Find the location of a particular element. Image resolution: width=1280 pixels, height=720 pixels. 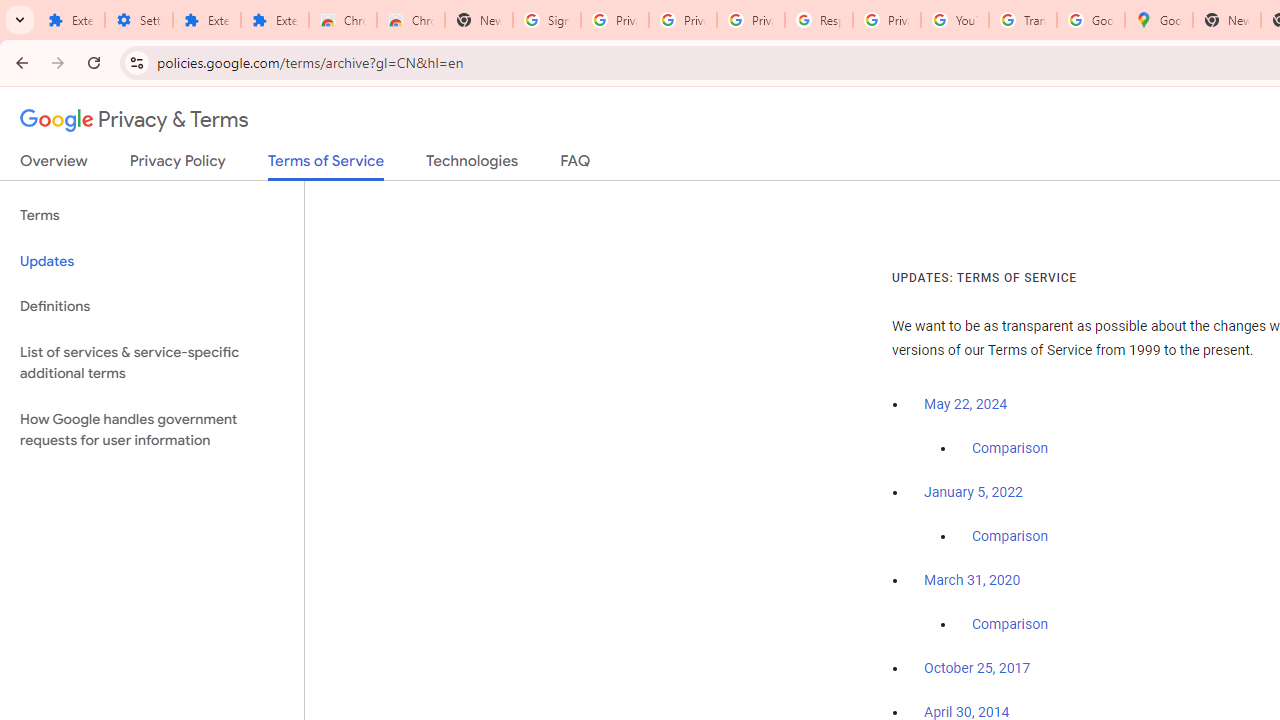

'Extensions' is located at coordinates (206, 20).